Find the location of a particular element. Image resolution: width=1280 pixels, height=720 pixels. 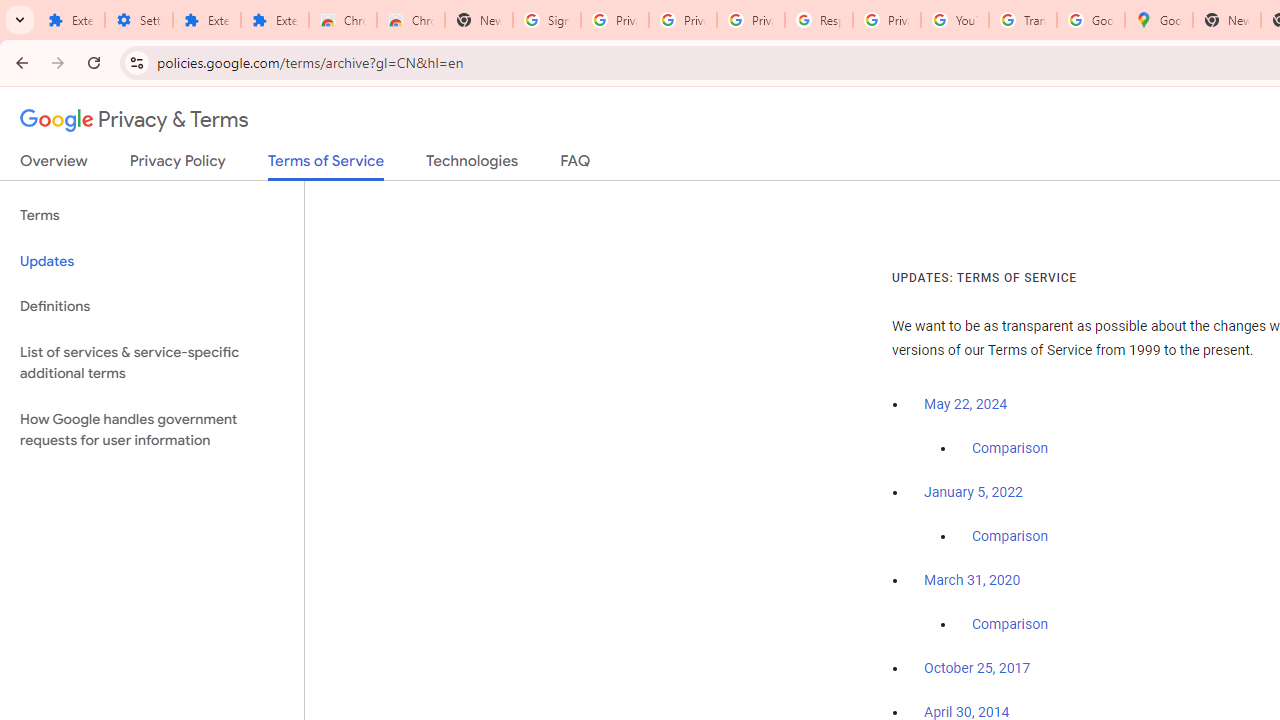

'Extensions' is located at coordinates (206, 20).